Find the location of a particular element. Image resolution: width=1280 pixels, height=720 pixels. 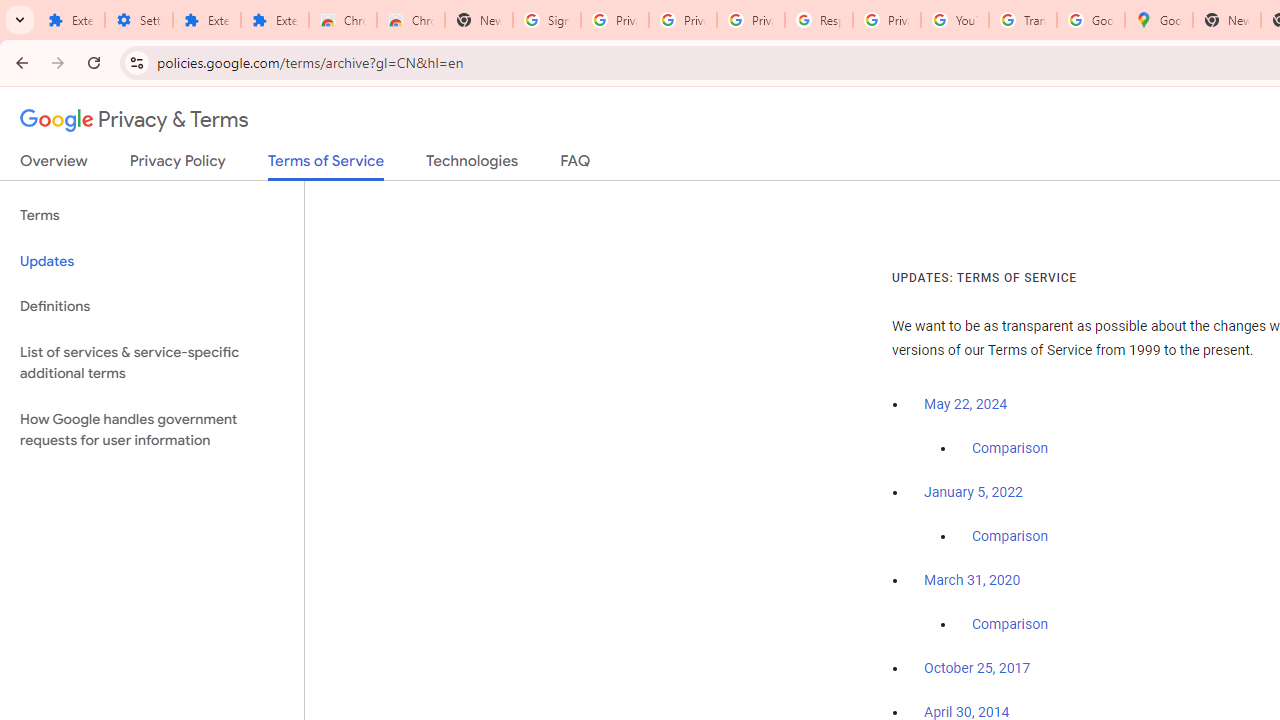

'Extensions' is located at coordinates (206, 20).